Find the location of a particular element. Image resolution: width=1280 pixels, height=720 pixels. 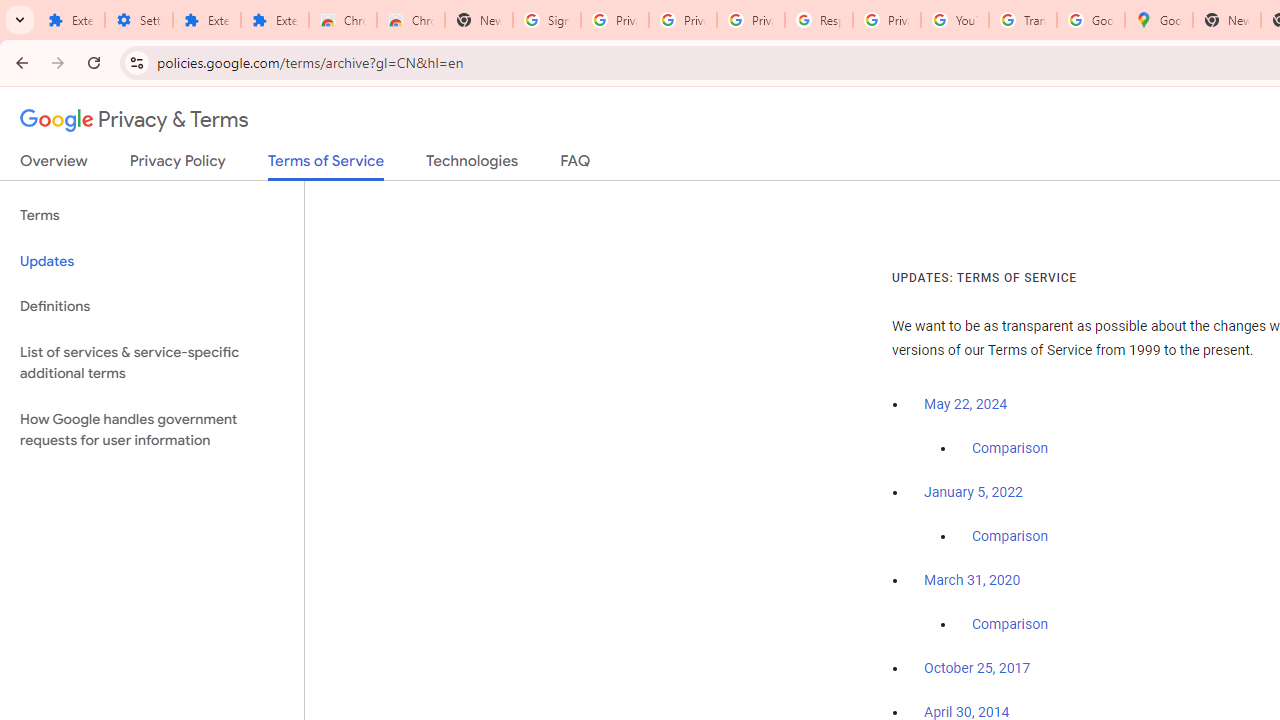

'Extensions' is located at coordinates (206, 20).